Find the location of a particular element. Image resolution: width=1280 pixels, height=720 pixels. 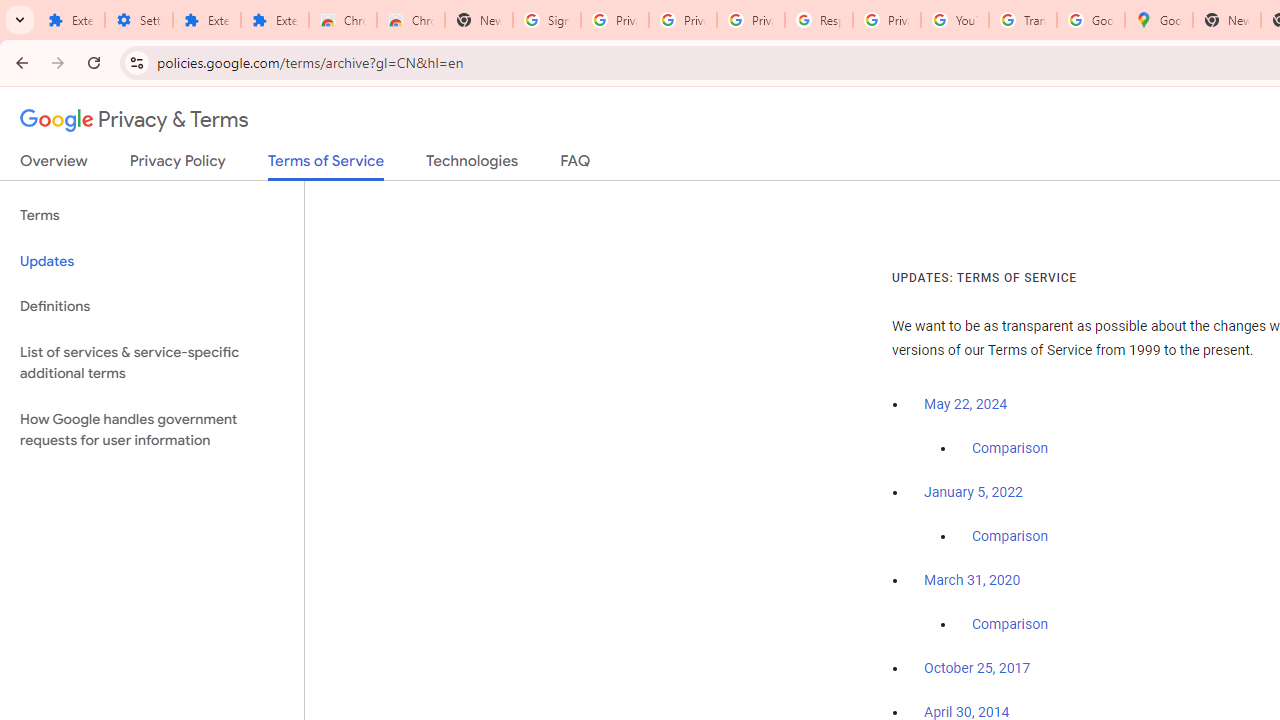

'Extensions' is located at coordinates (206, 20).